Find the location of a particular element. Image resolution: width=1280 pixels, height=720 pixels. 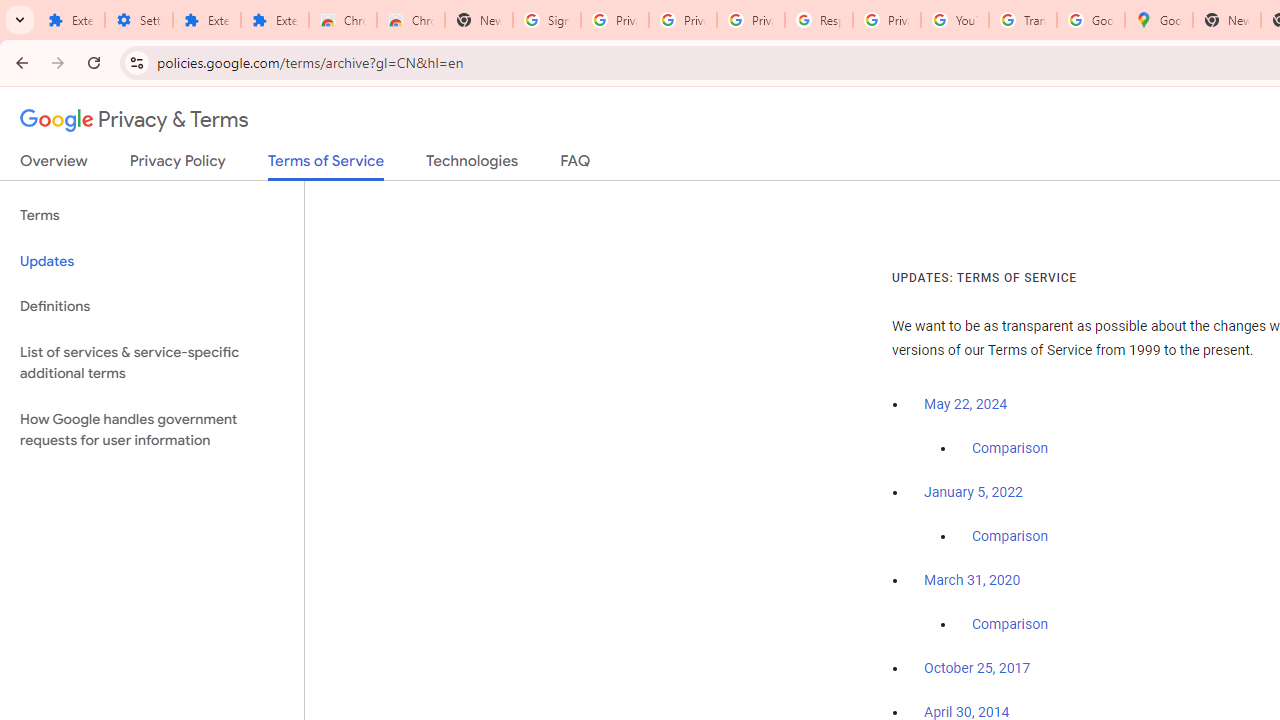

'Extensions' is located at coordinates (206, 20).